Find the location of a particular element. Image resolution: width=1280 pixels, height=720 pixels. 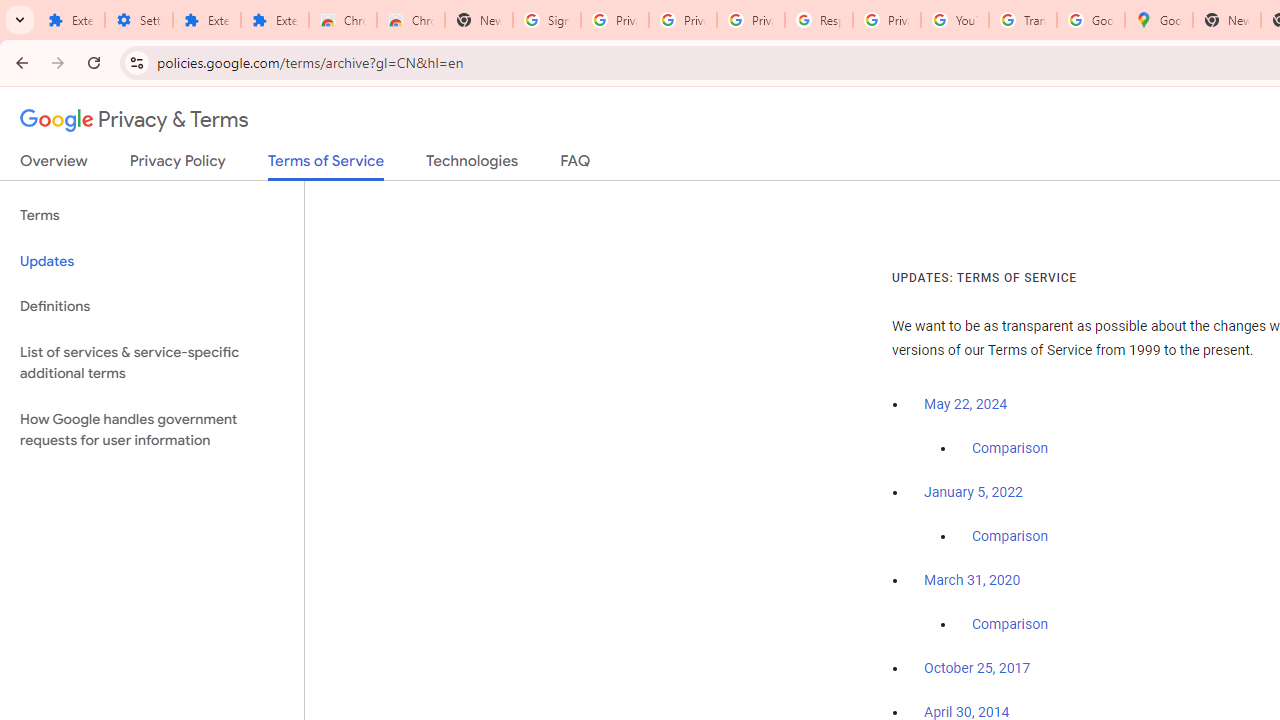

'Extensions' is located at coordinates (206, 20).